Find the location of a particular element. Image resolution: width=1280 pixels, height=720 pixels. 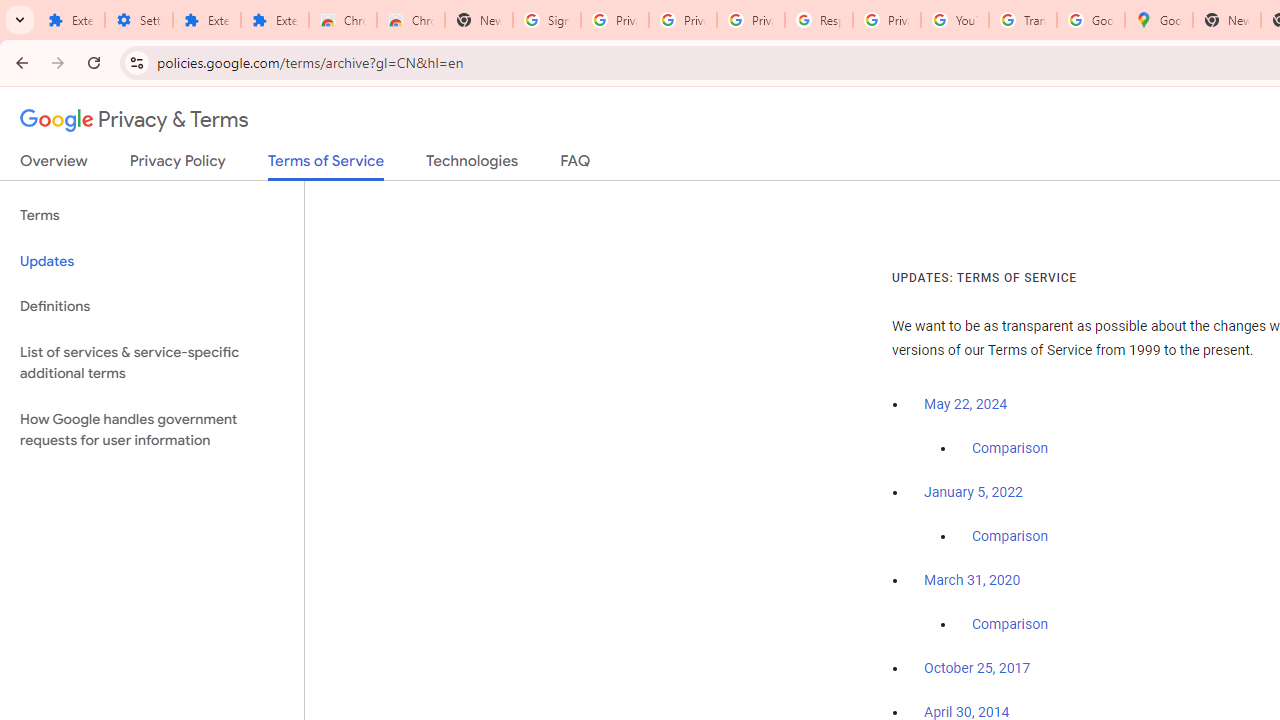

'Extensions' is located at coordinates (206, 20).